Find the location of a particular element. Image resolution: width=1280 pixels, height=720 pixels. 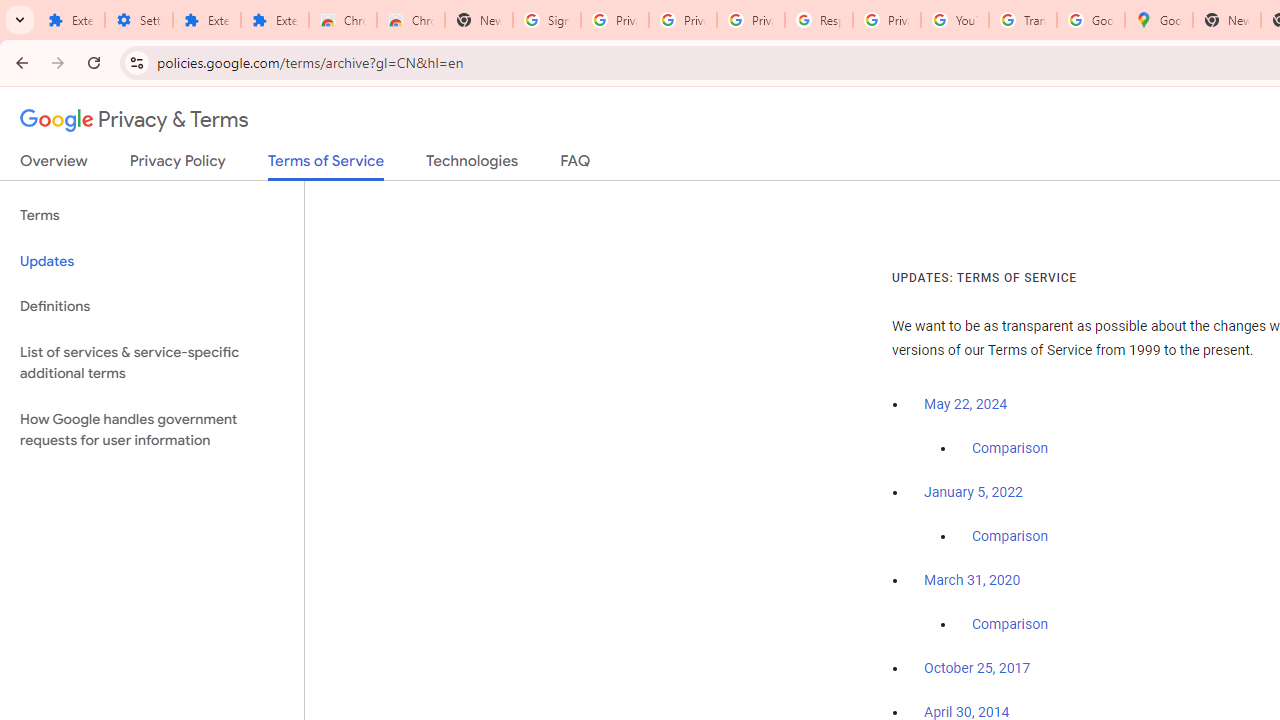

'Extensions' is located at coordinates (206, 20).